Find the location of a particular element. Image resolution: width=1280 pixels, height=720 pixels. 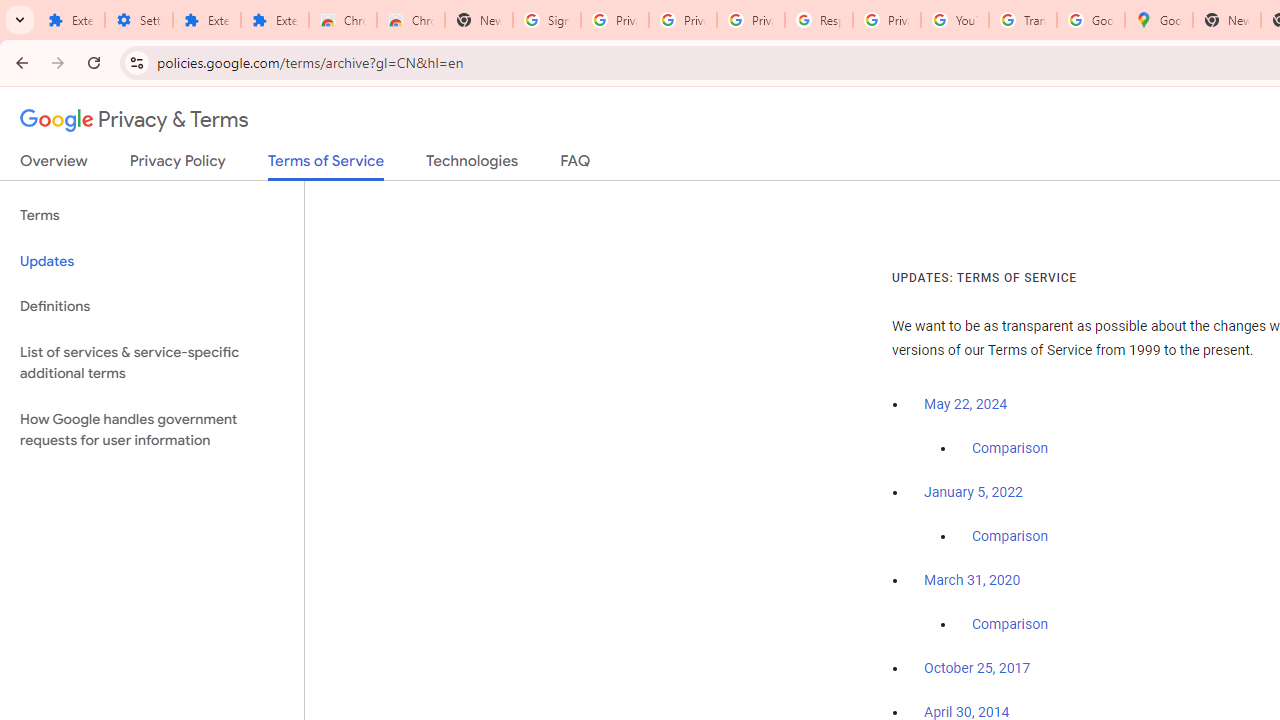

'Extensions' is located at coordinates (206, 20).